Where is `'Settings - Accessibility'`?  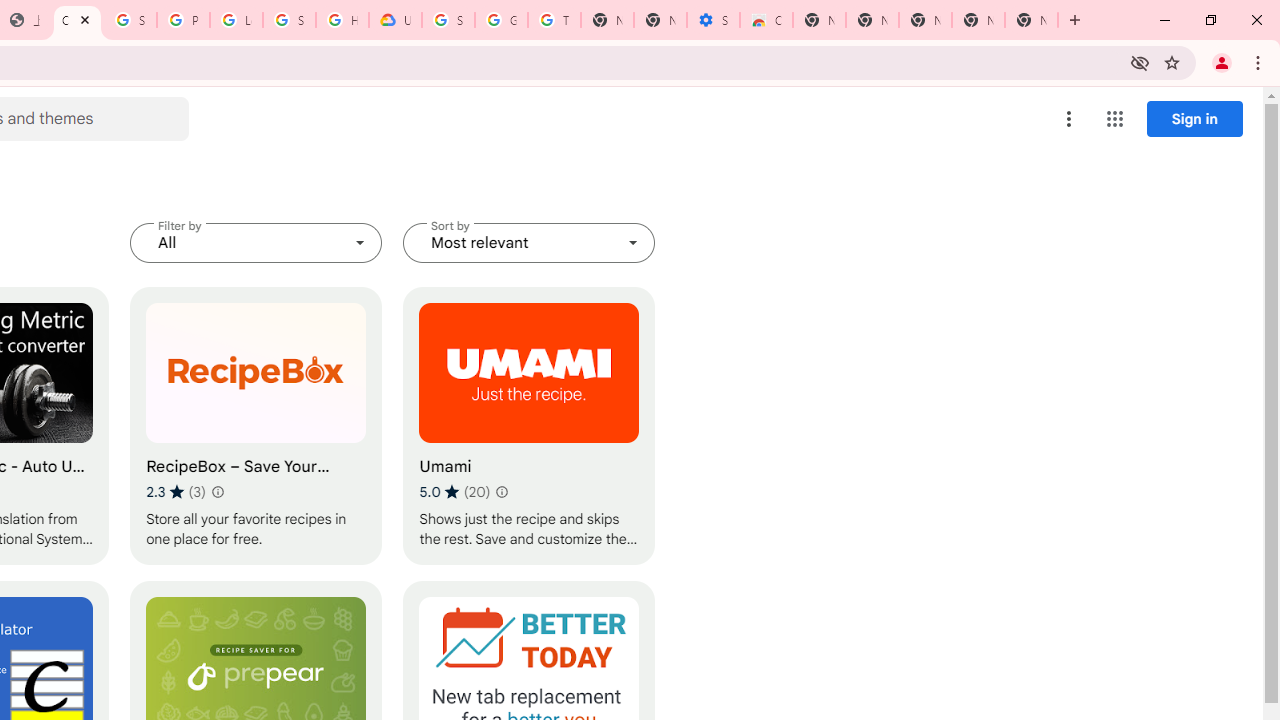 'Settings - Accessibility' is located at coordinates (713, 20).